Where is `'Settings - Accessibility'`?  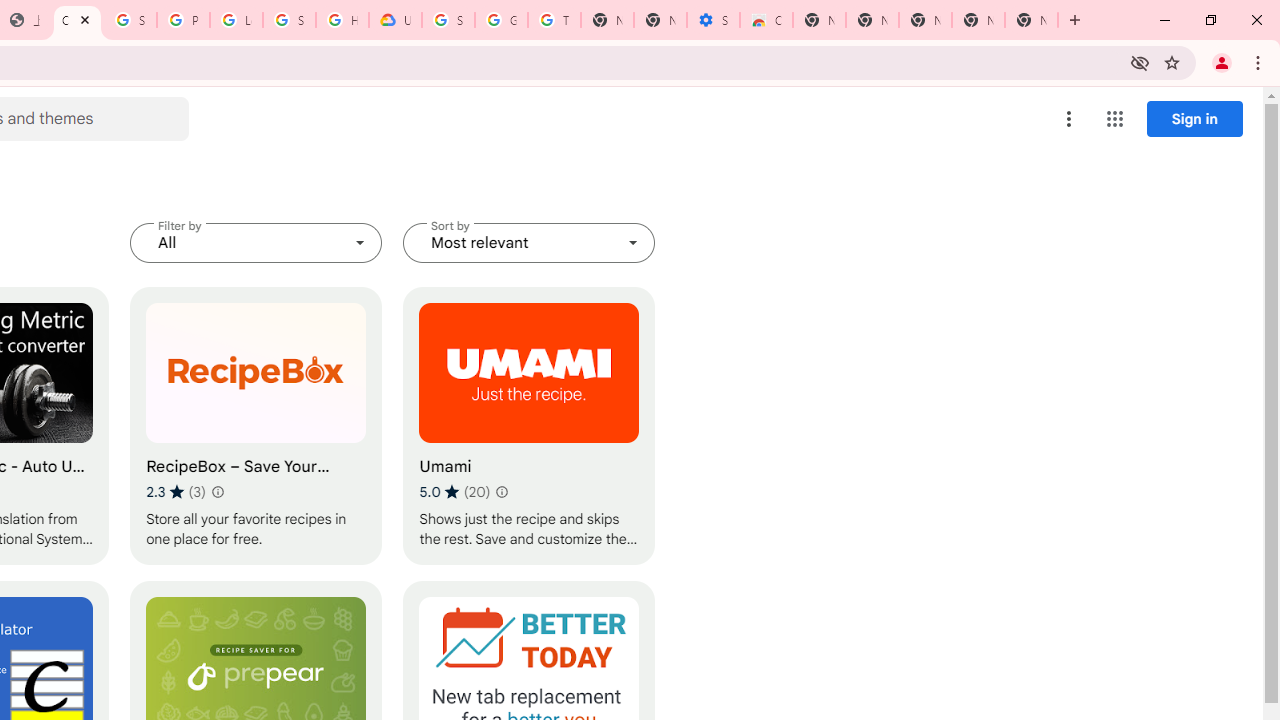 'Settings - Accessibility' is located at coordinates (713, 20).